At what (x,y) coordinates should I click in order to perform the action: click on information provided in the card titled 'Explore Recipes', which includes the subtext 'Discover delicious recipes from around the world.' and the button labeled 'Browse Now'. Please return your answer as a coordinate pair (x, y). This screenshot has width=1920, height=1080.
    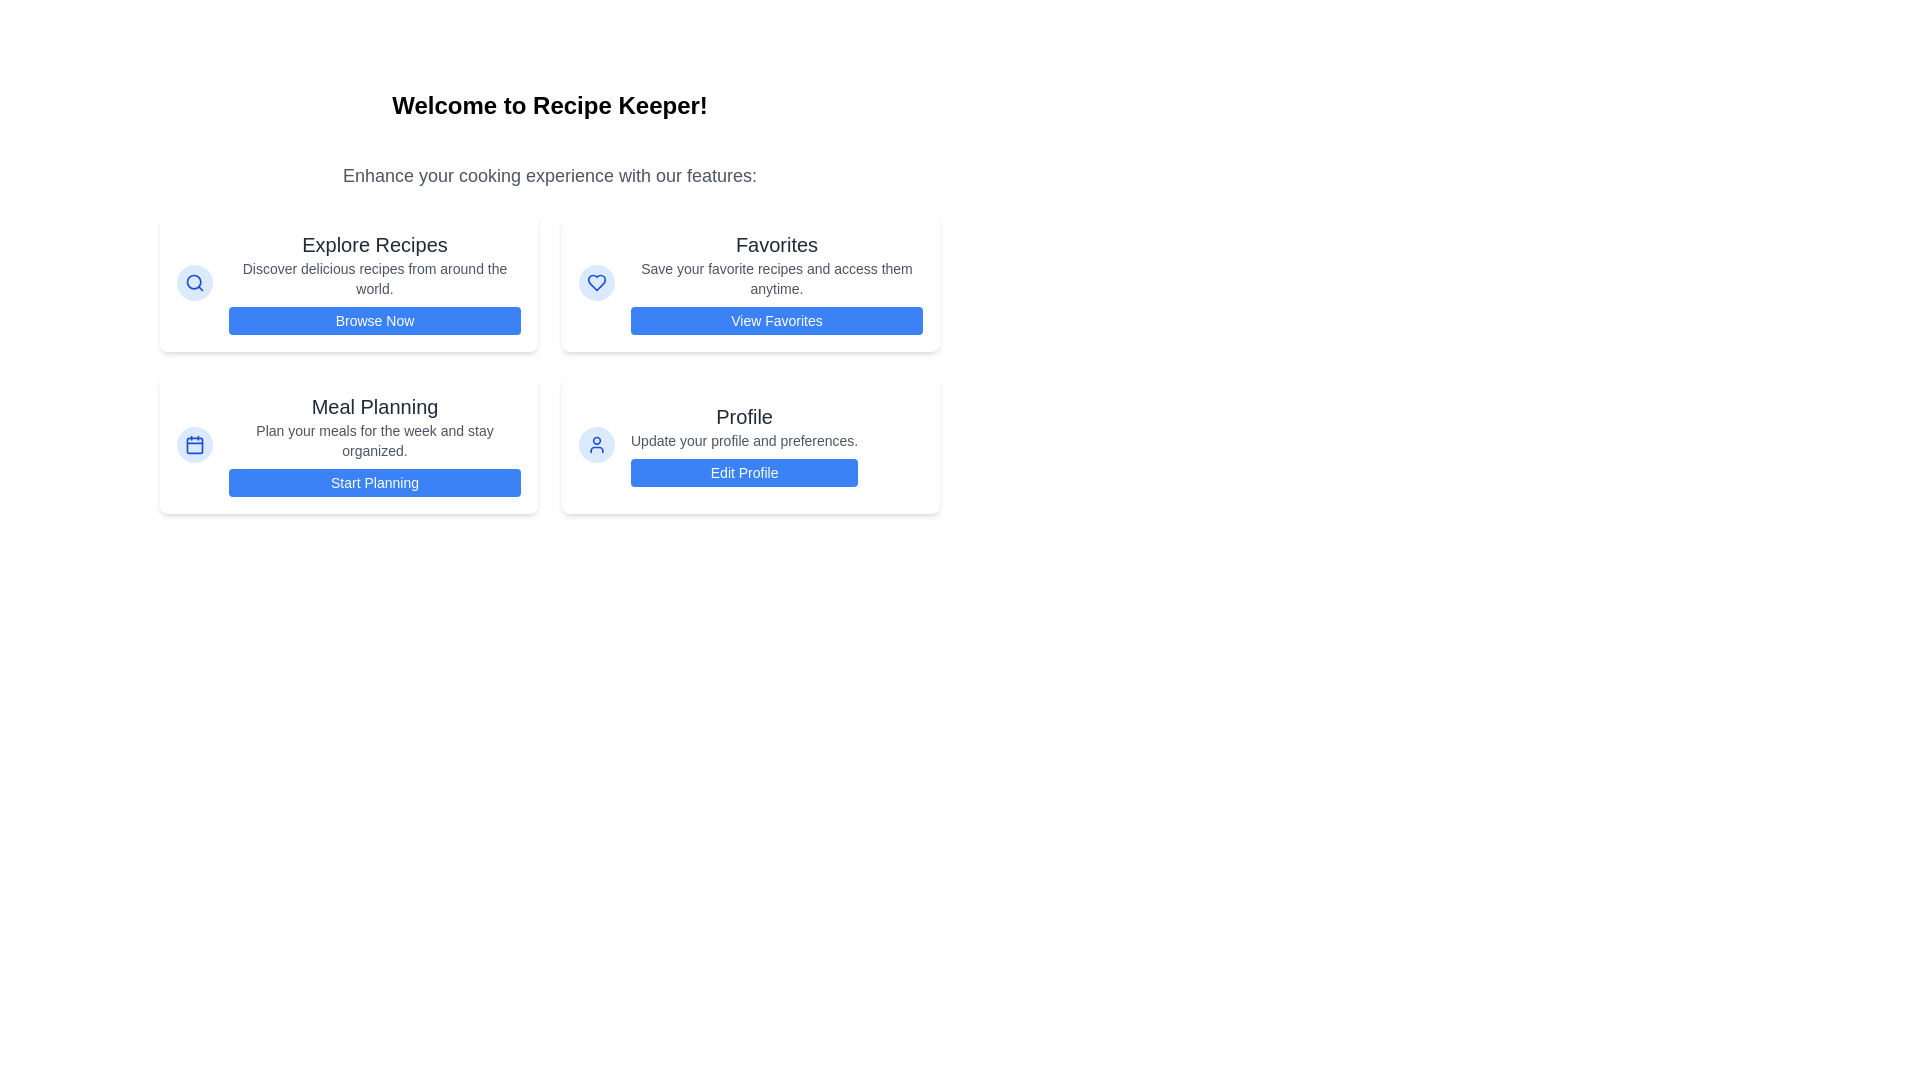
    Looking at the image, I should click on (374, 282).